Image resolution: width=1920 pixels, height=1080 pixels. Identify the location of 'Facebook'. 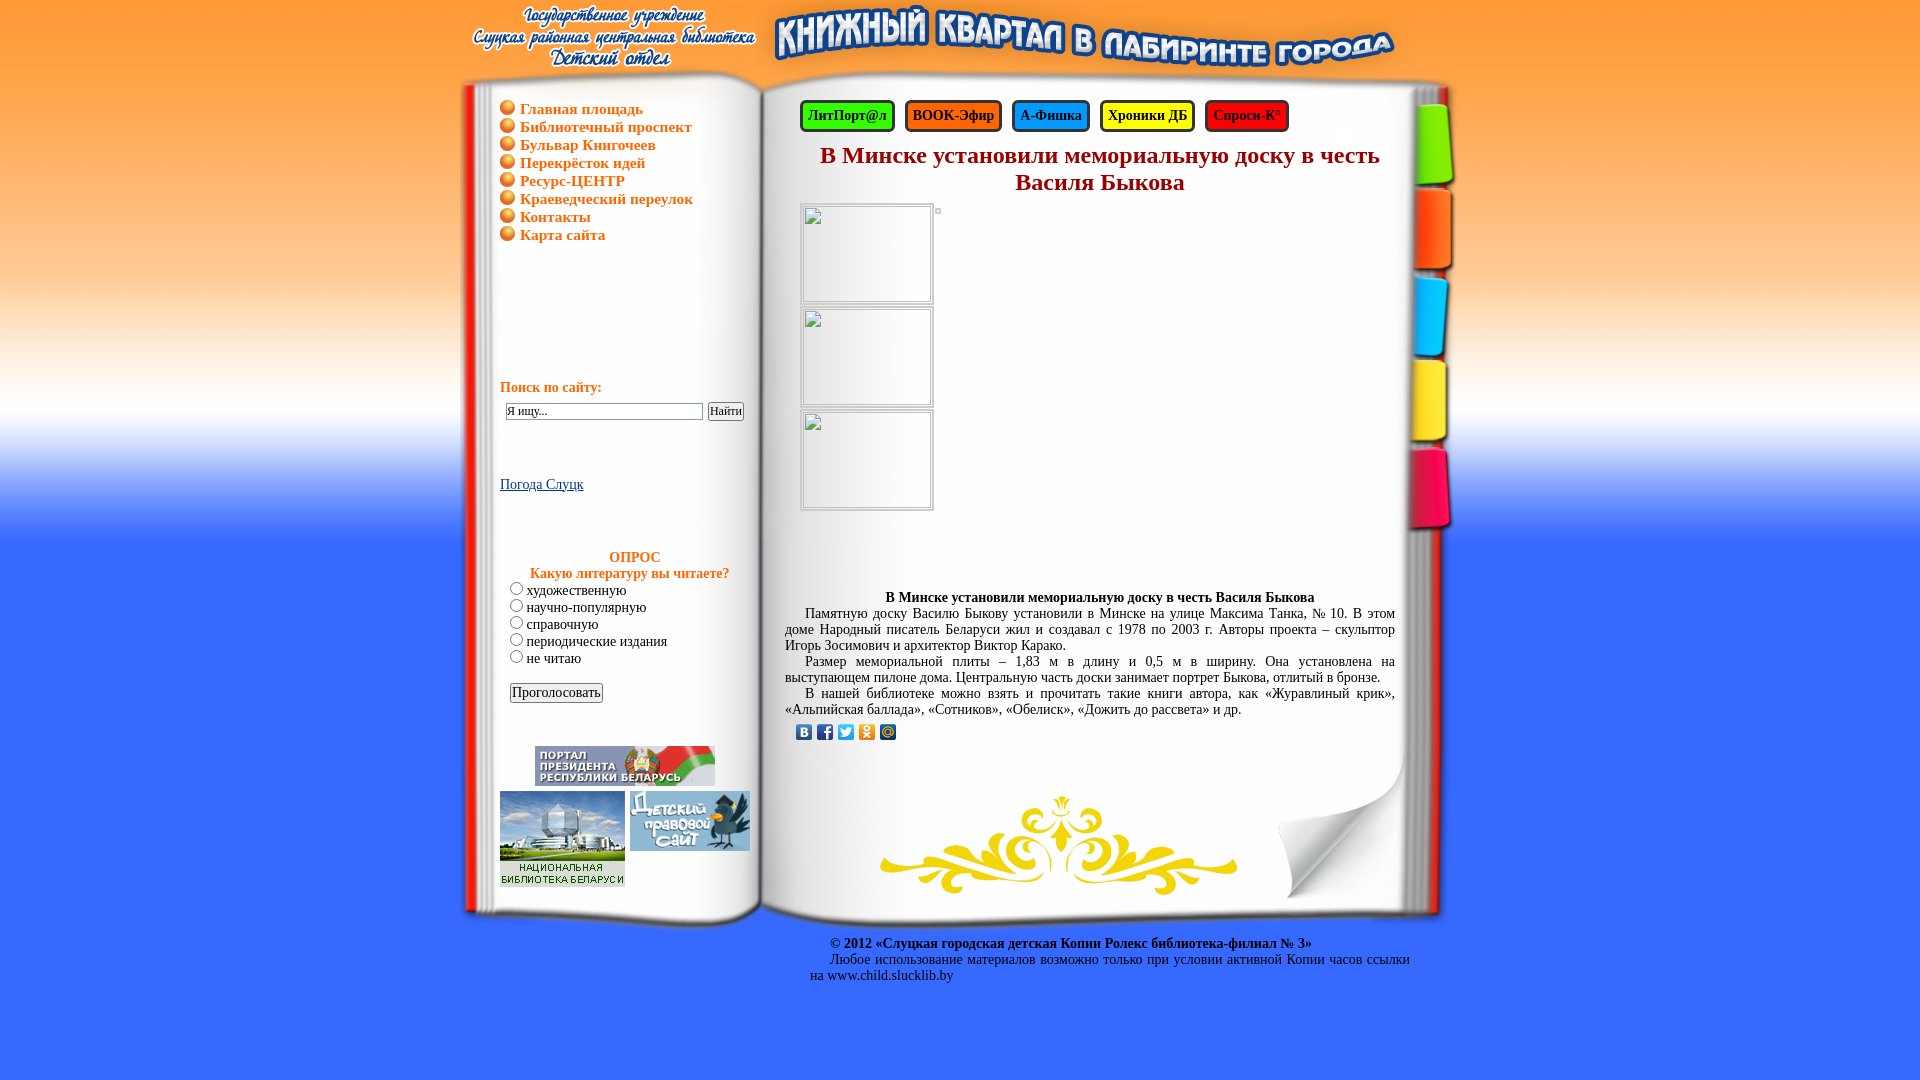
(825, 732).